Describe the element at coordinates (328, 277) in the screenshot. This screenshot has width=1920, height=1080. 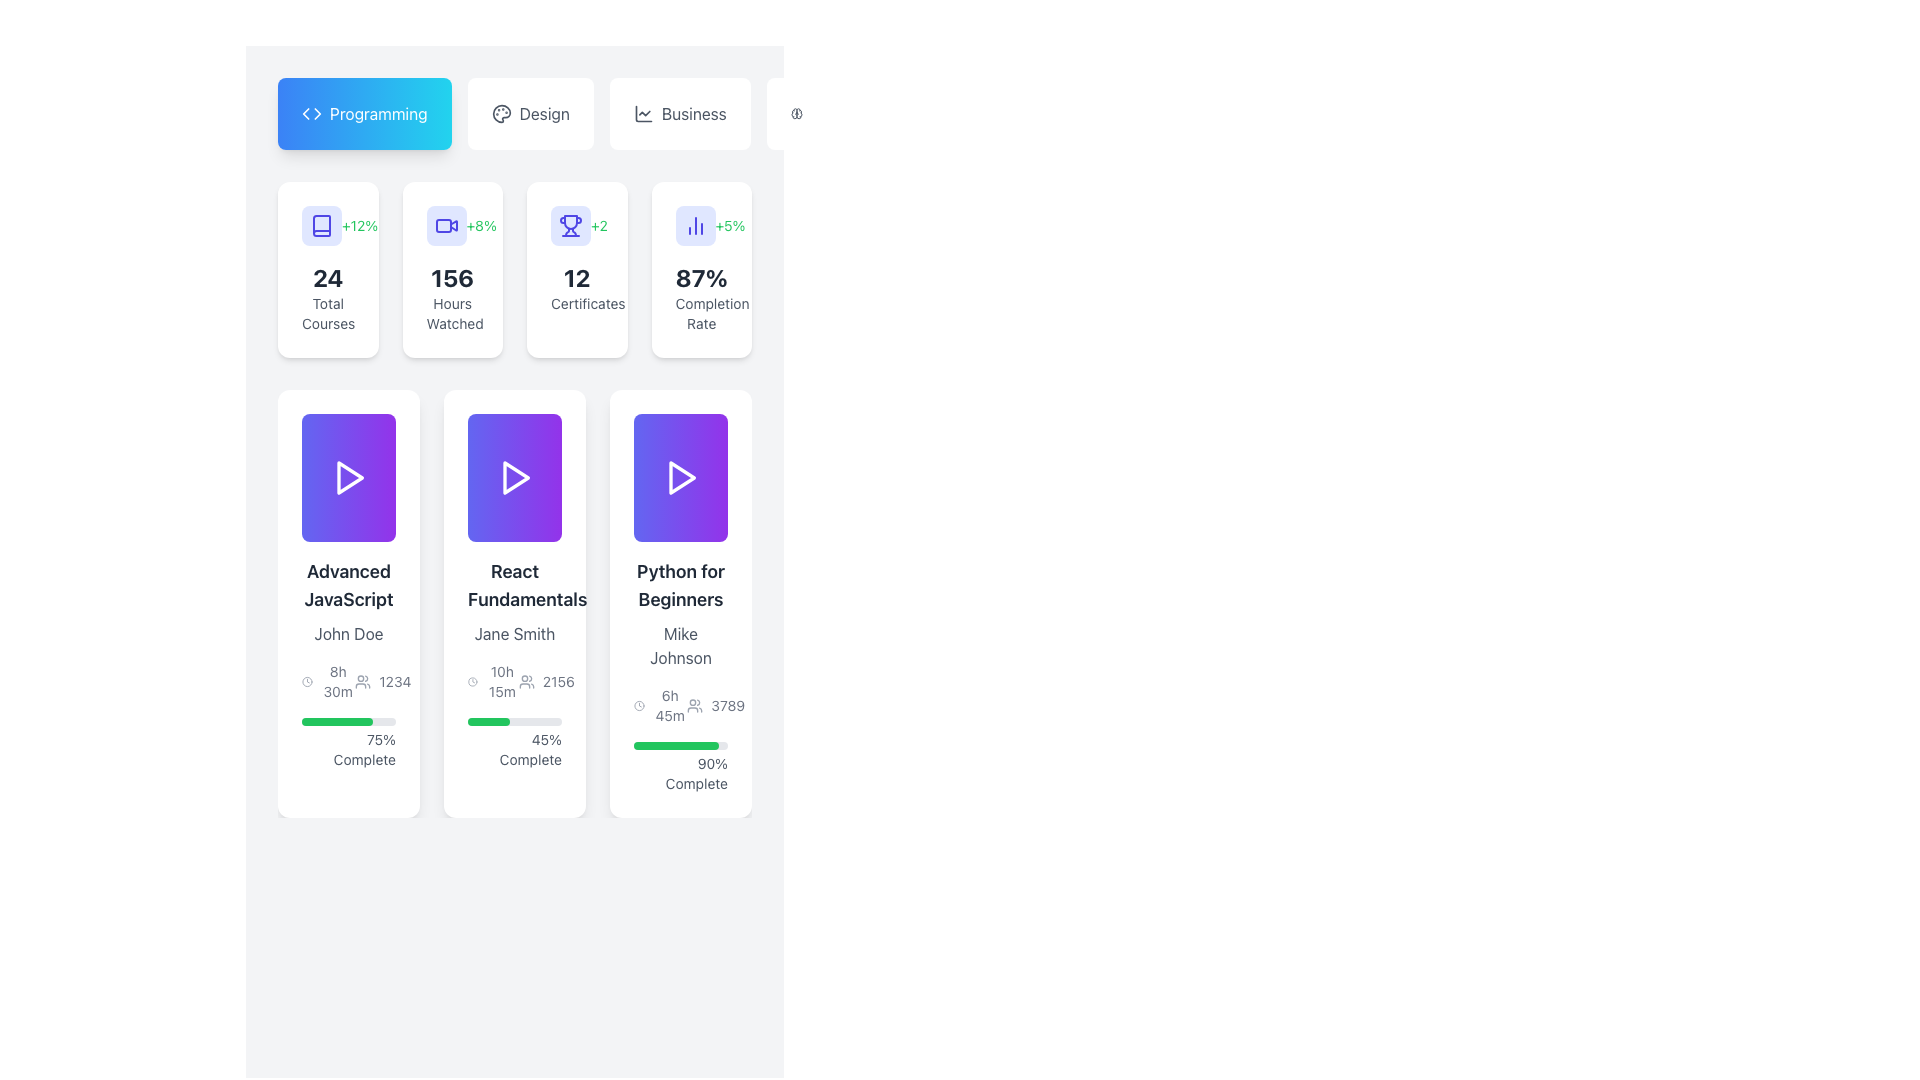
I see `the bold numeric text displaying '24' that is centrally aligned in the second row of the card component` at that location.